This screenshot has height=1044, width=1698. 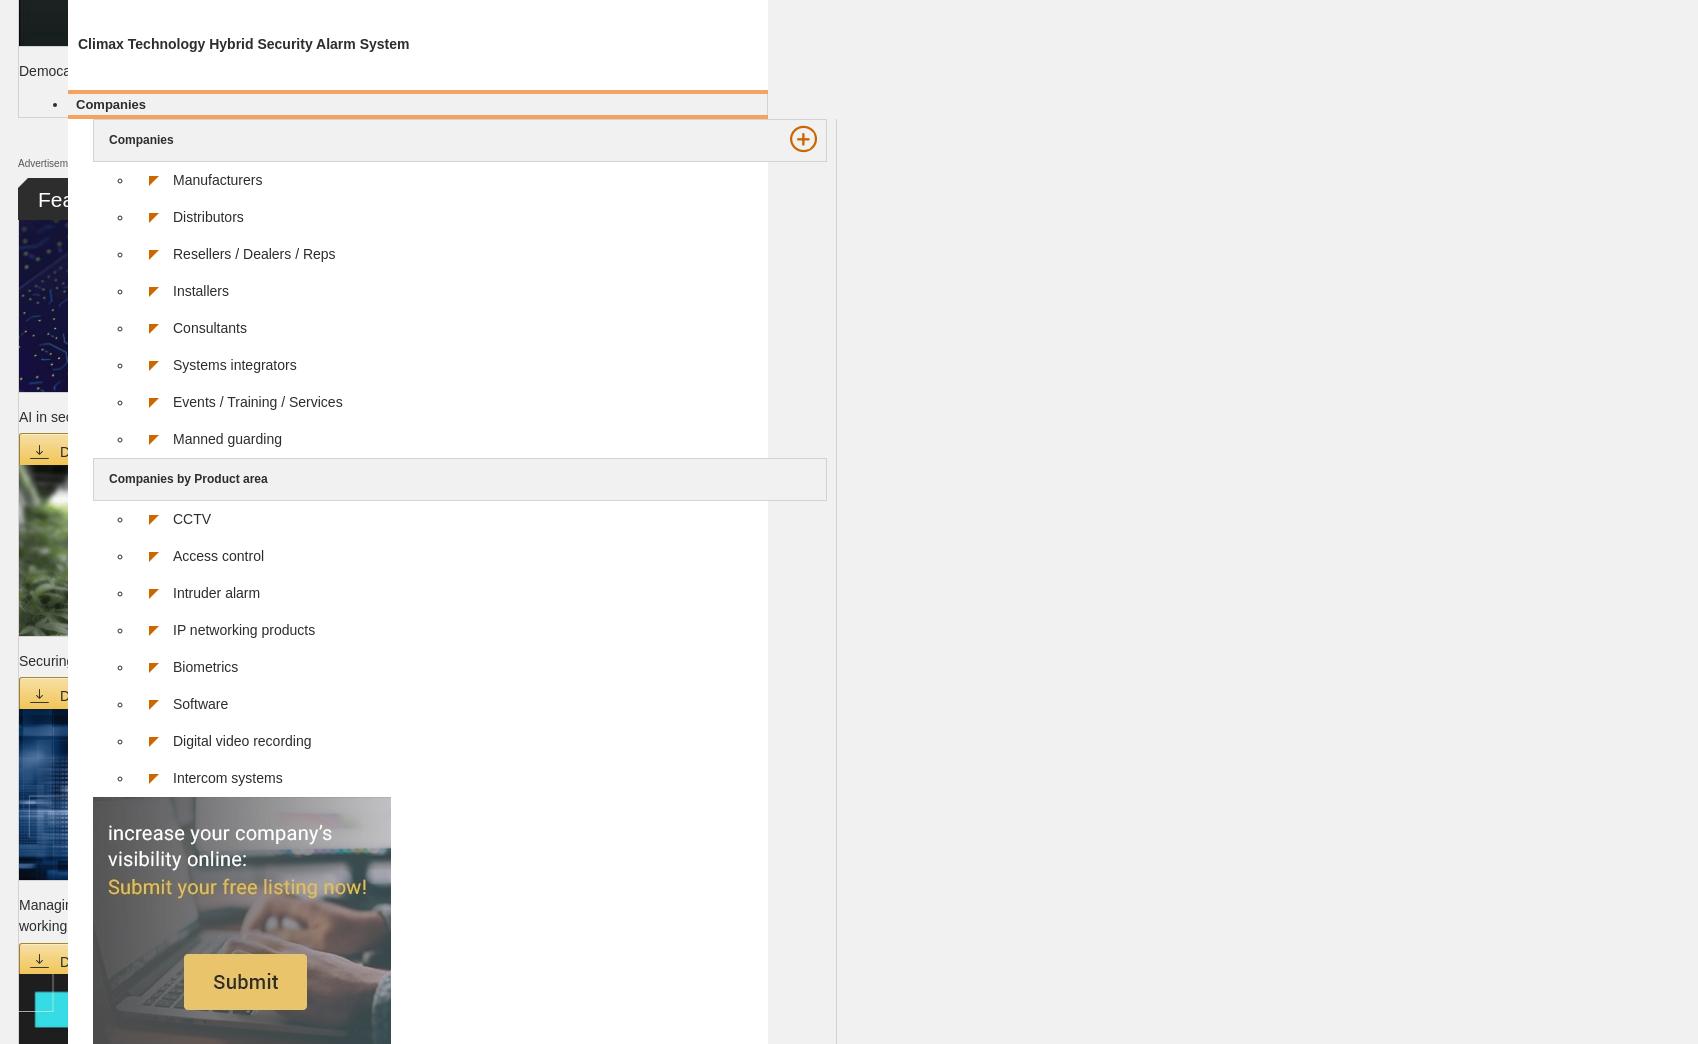 What do you see at coordinates (338, 70) in the screenshot?
I see `'Democast - Integrate cyber & physical access management for a 360-degree view of facilities - Webinar'` at bounding box center [338, 70].